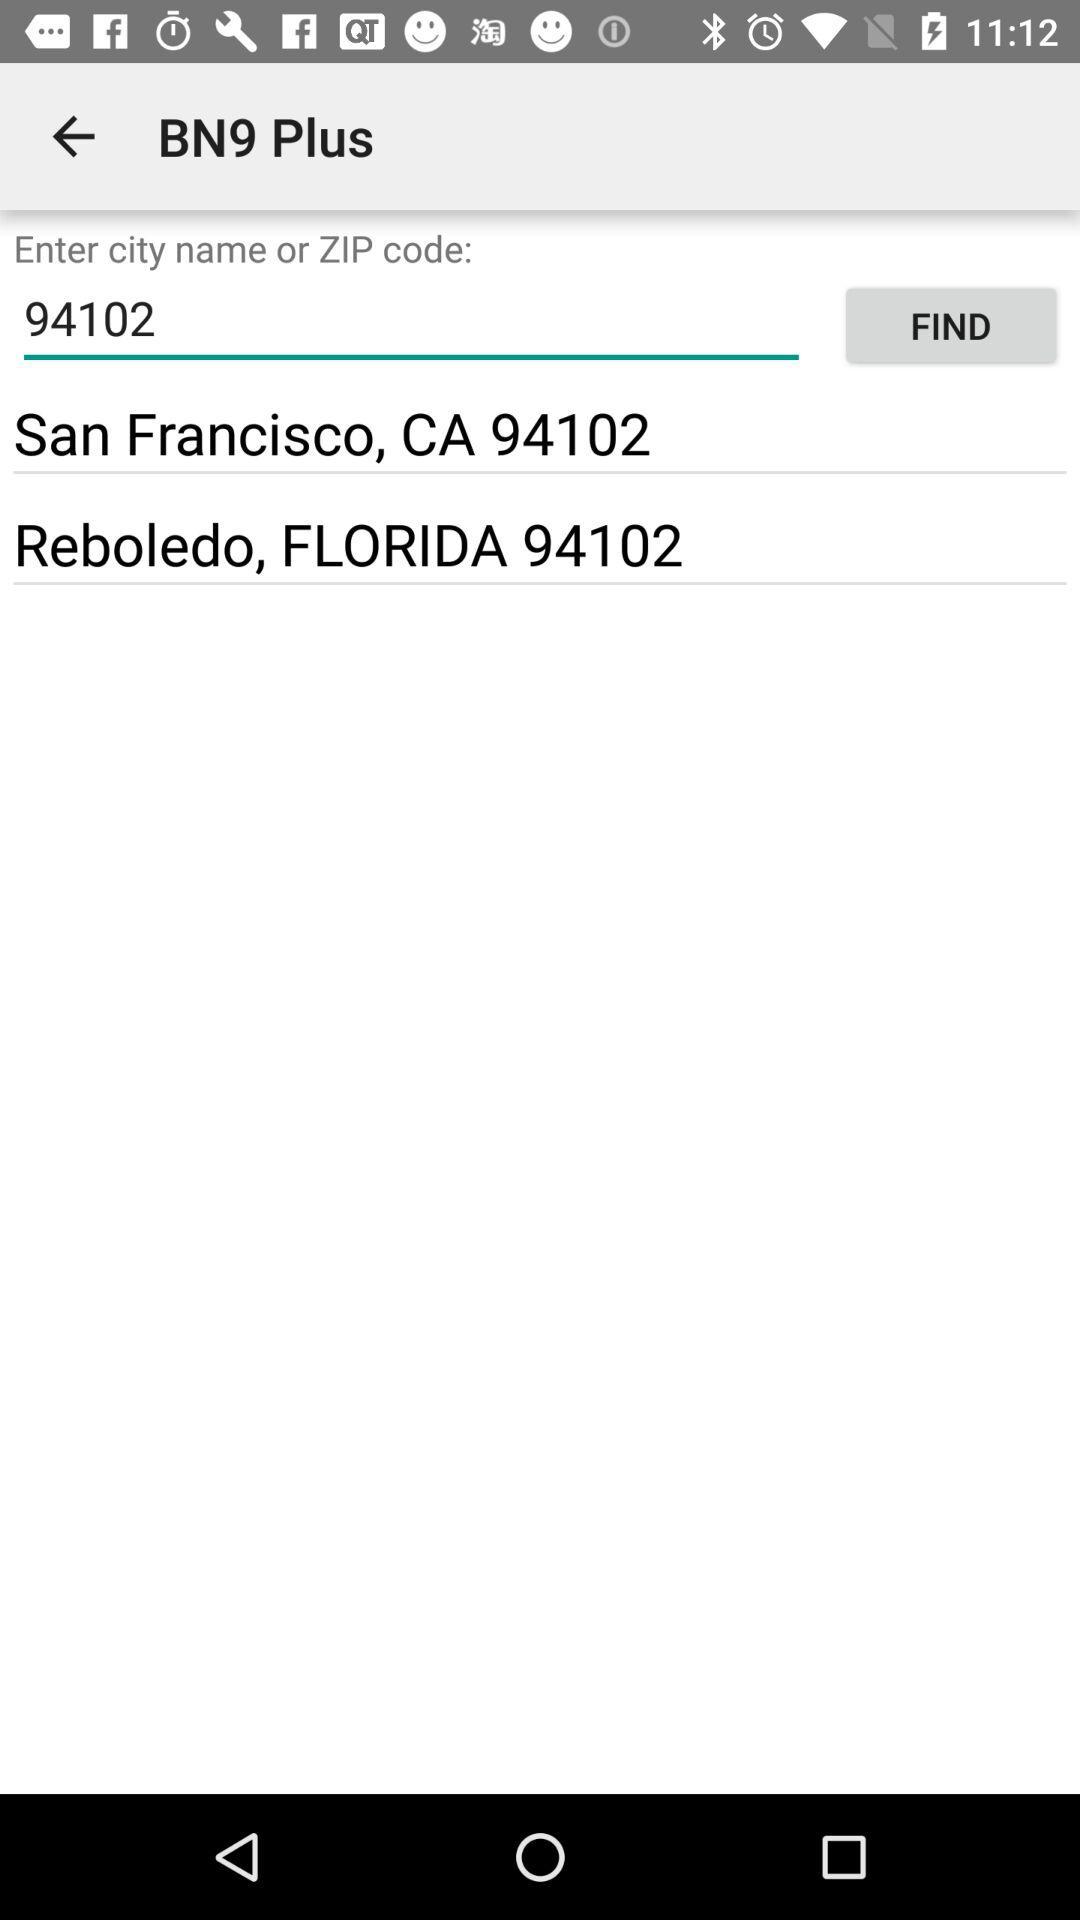 Image resolution: width=1080 pixels, height=1920 pixels. I want to click on the item next to find item, so click(331, 431).